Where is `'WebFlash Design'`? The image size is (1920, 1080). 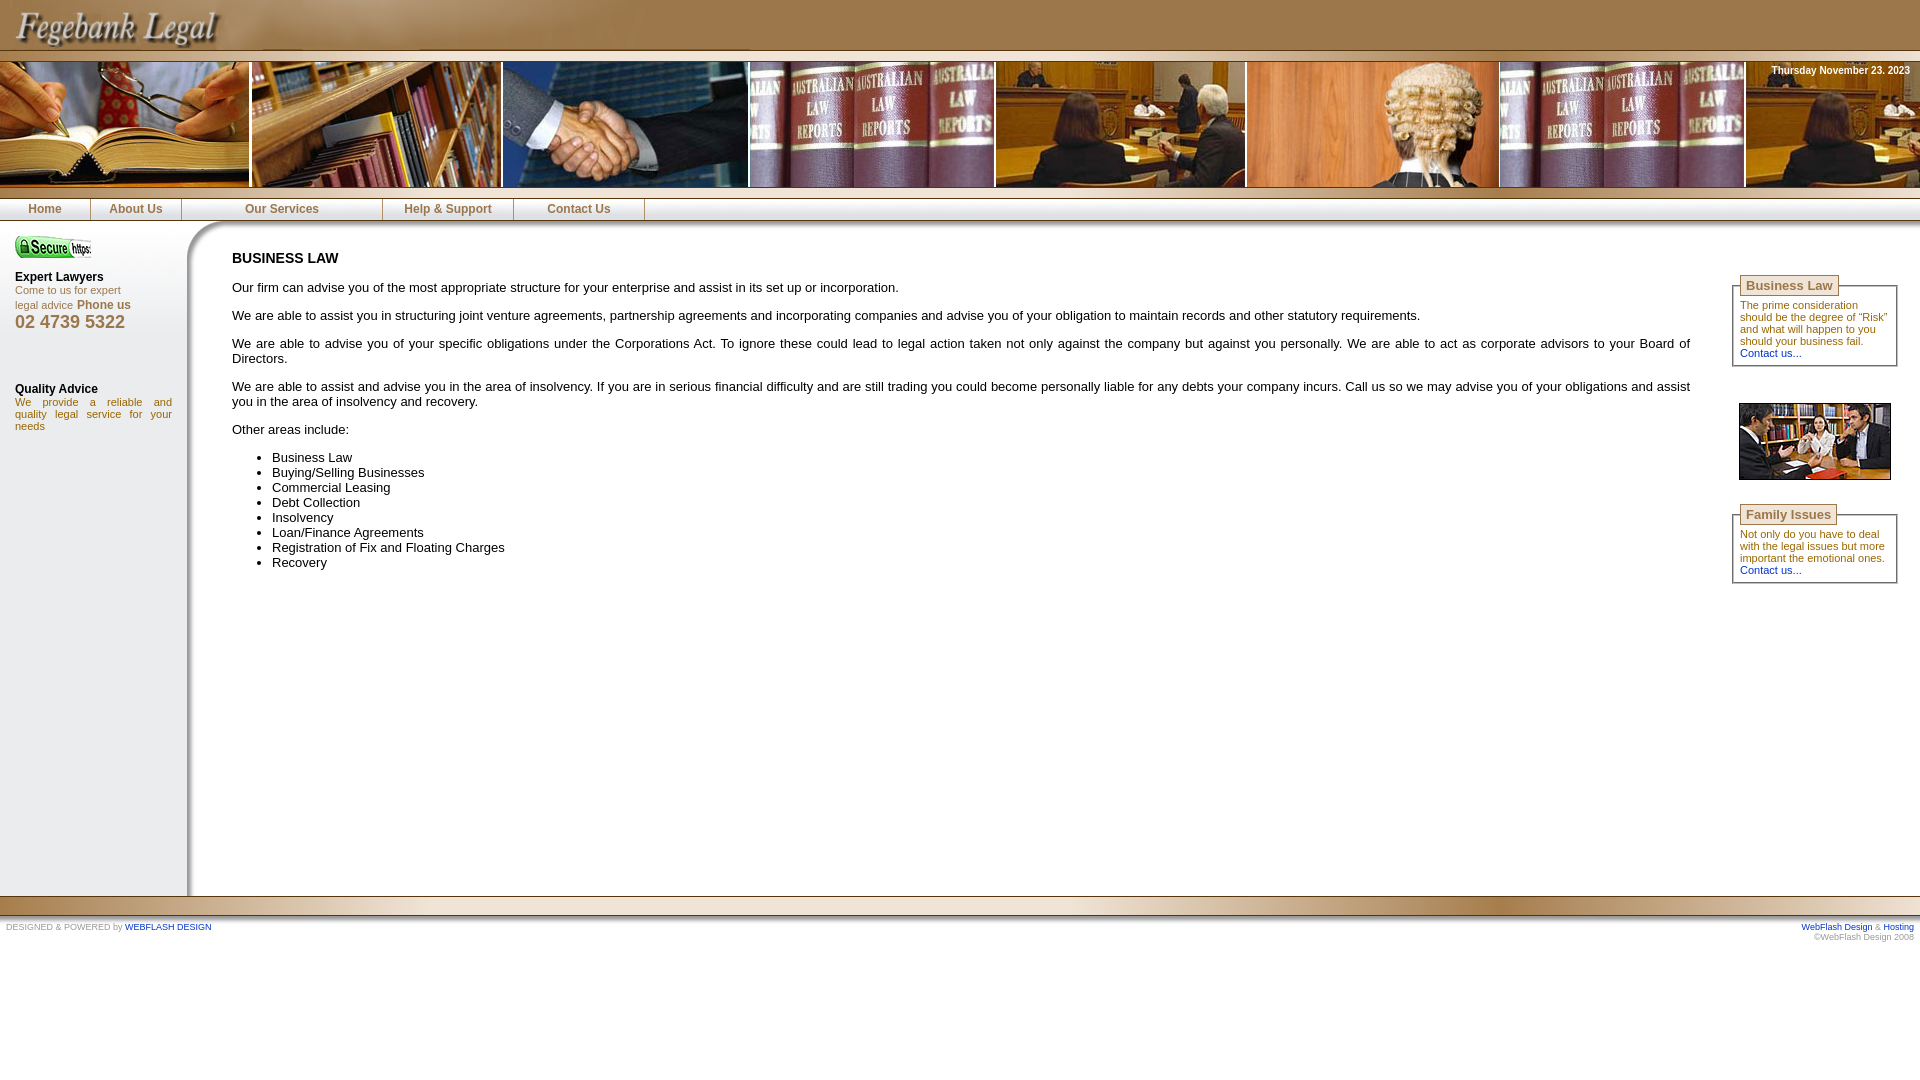 'WebFlash Design' is located at coordinates (1837, 926).